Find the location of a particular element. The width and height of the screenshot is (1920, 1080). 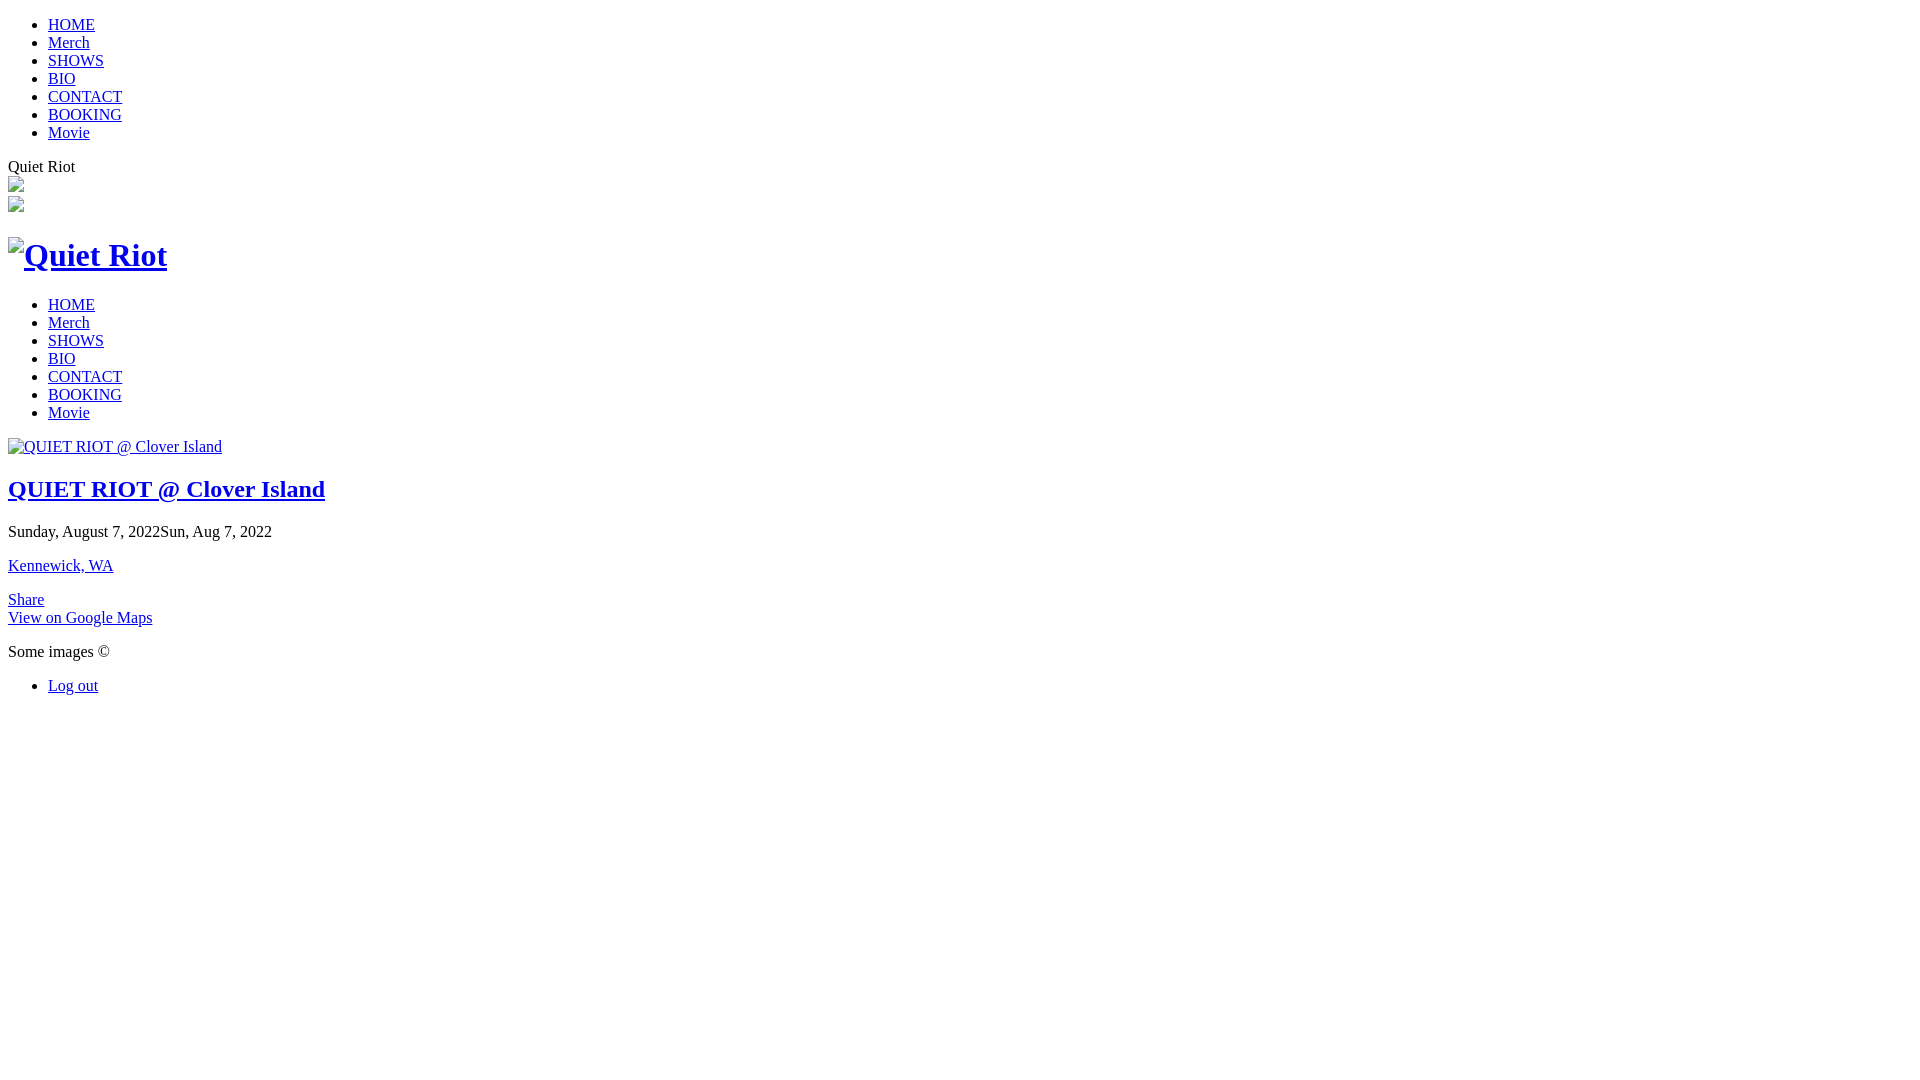

'Merch' is located at coordinates (68, 321).